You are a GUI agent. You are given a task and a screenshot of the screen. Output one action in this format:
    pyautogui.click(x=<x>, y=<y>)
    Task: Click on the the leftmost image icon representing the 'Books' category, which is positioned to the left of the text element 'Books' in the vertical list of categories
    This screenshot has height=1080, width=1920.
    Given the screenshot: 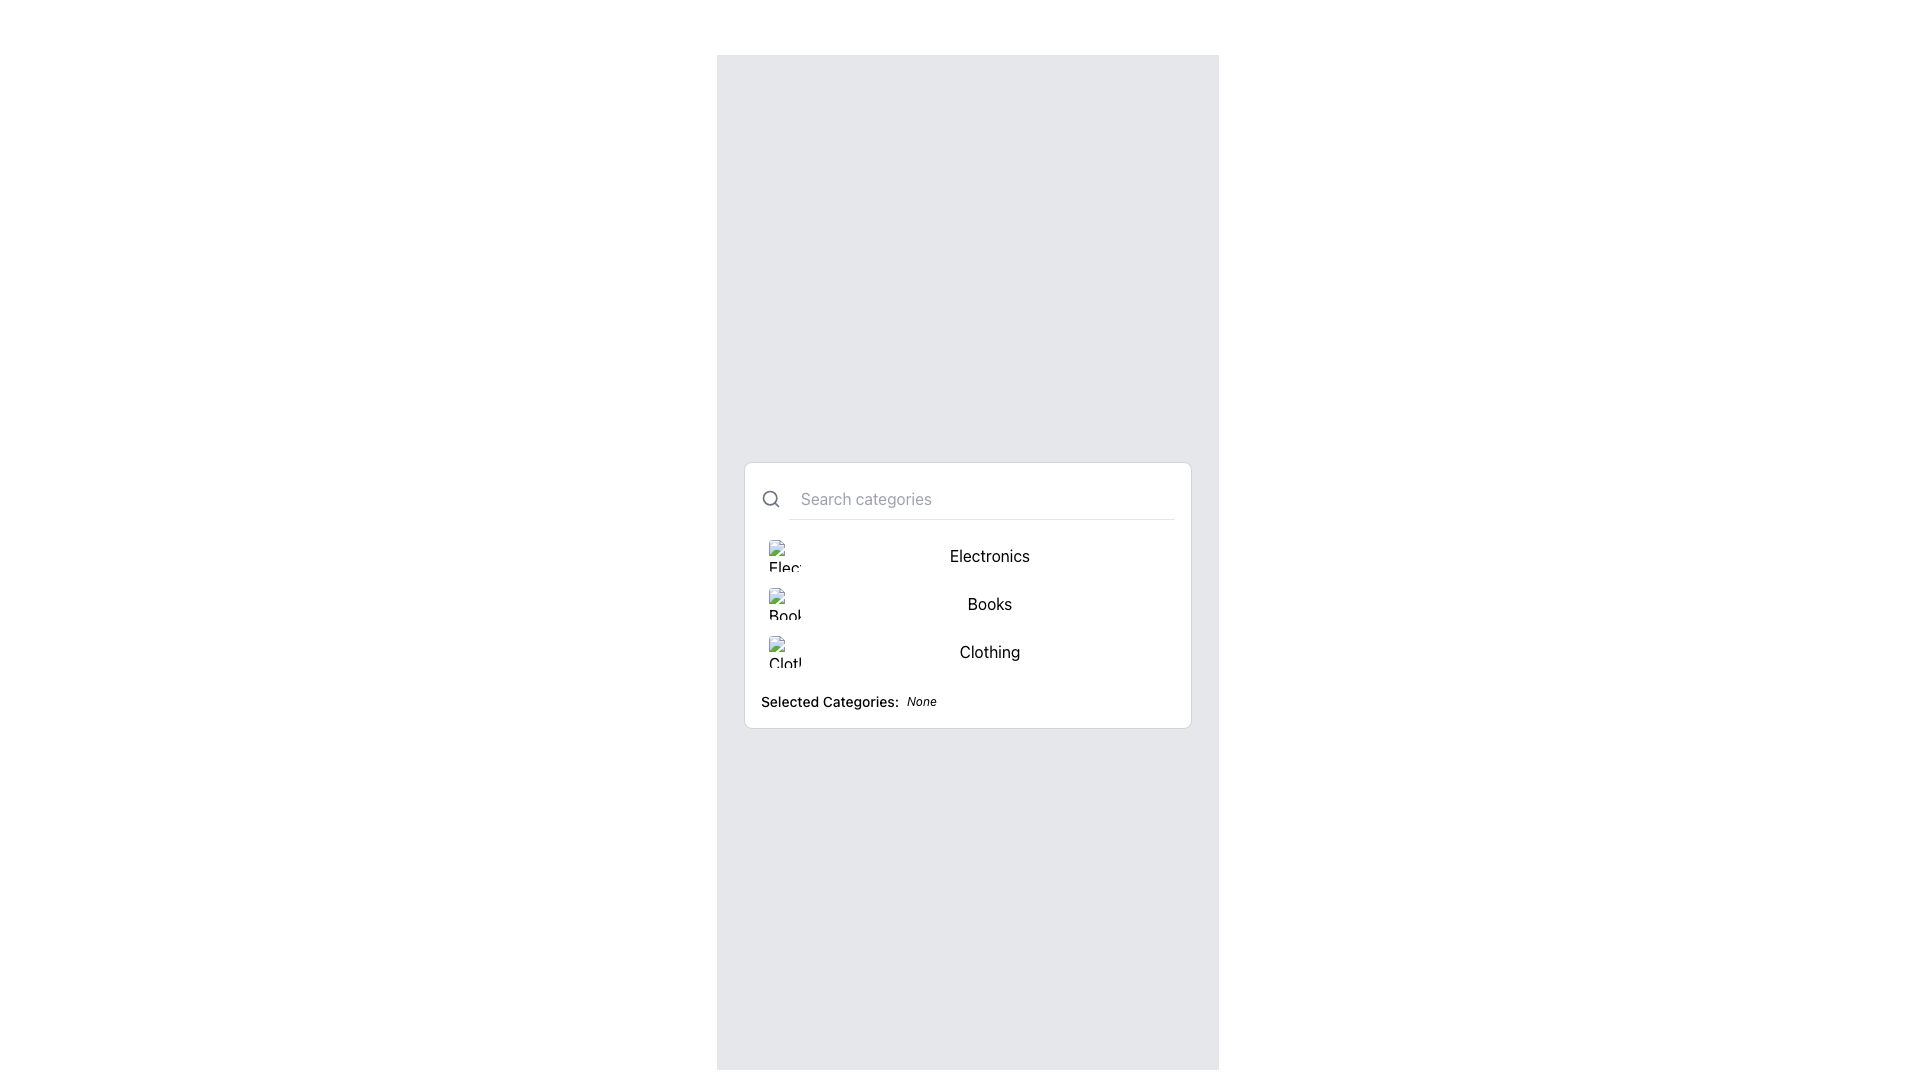 What is the action you would take?
    pyautogui.click(x=784, y=602)
    